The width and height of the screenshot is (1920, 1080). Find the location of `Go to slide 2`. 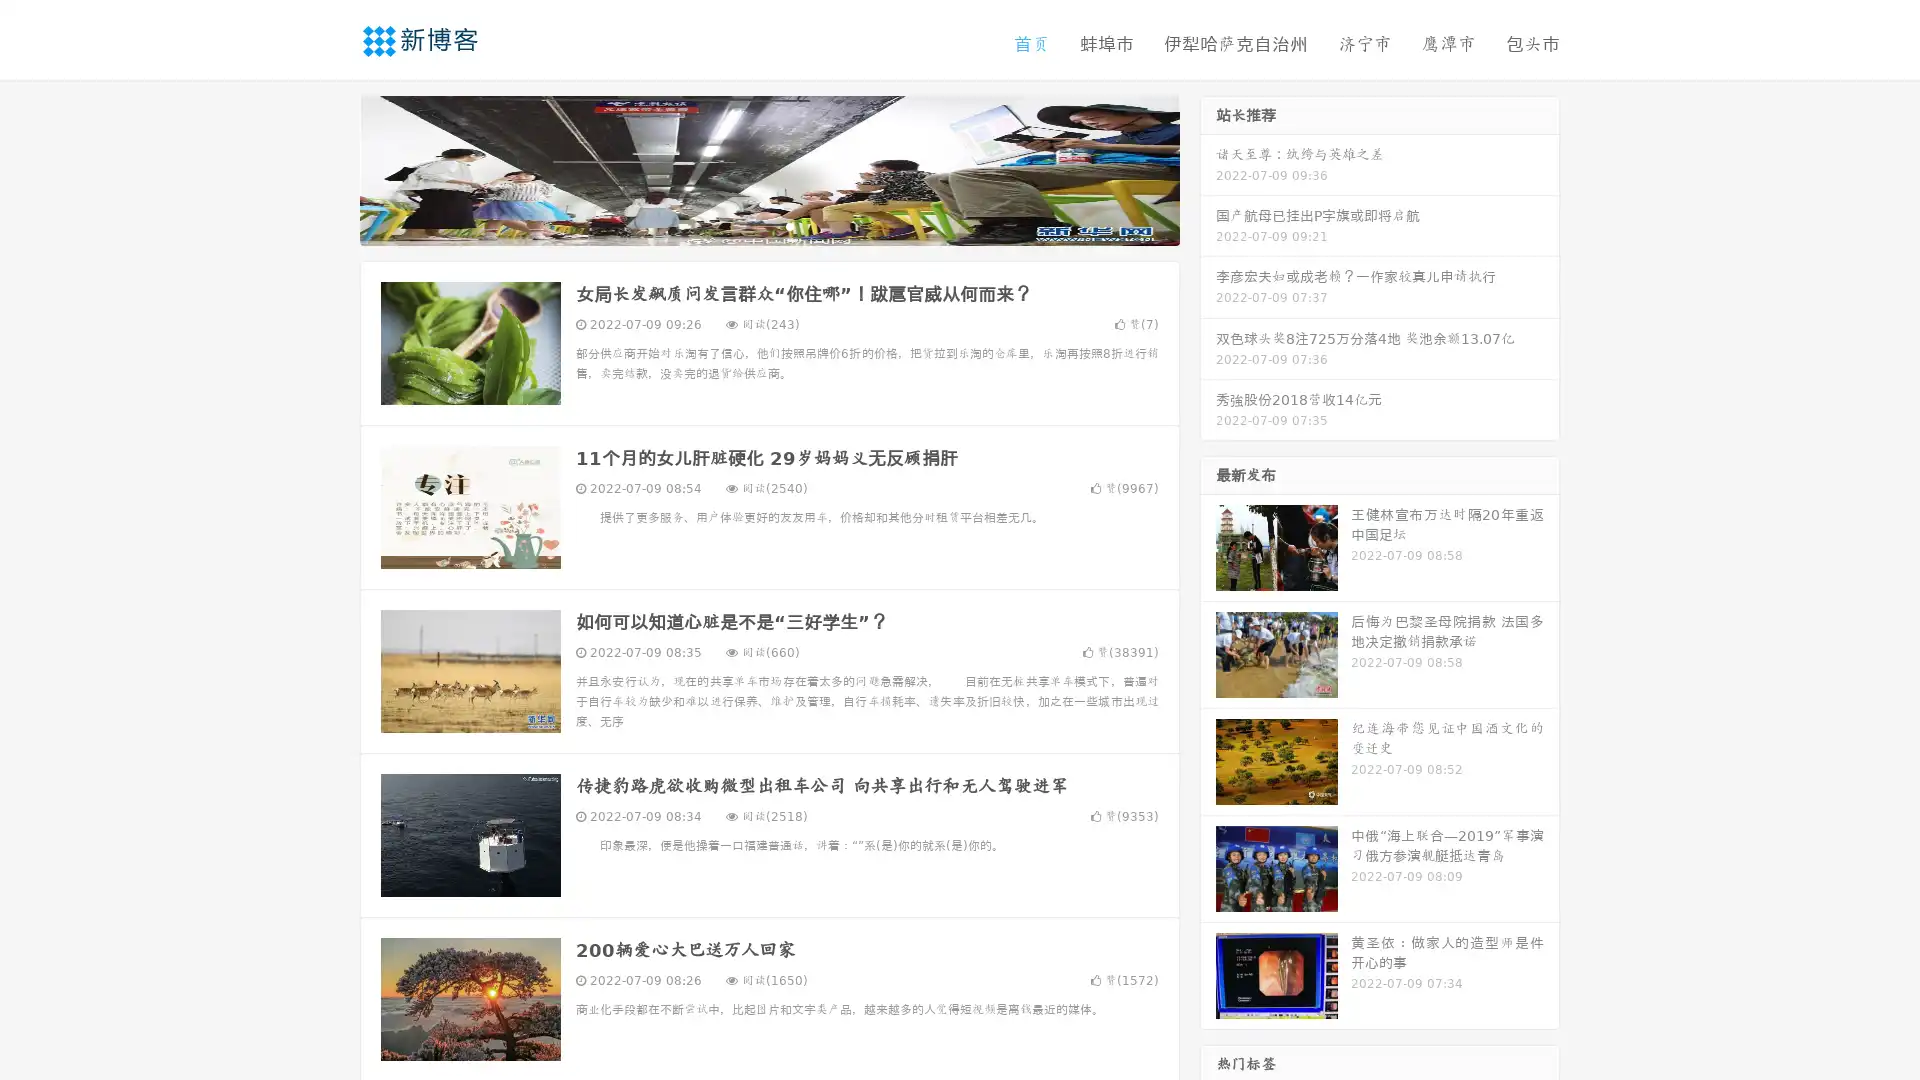

Go to slide 2 is located at coordinates (768, 225).